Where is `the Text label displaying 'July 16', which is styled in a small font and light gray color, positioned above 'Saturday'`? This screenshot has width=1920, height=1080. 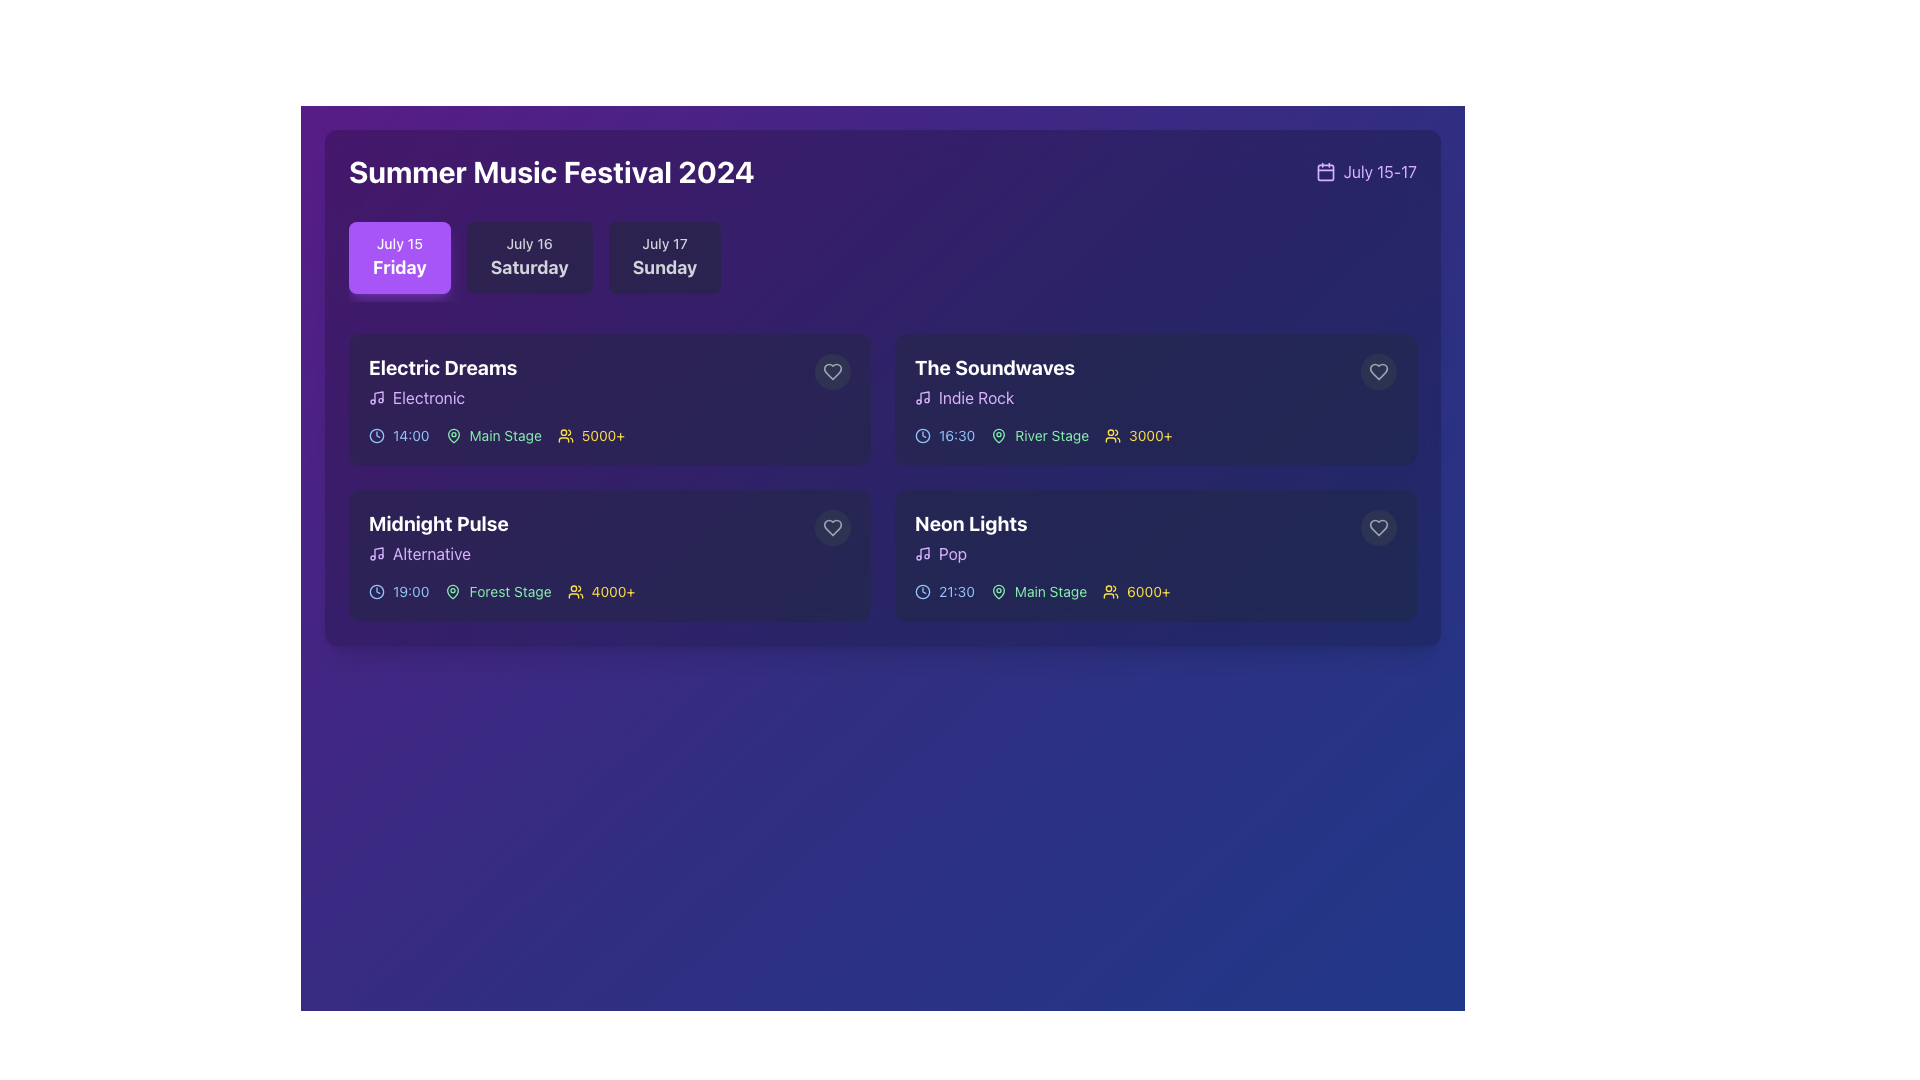 the Text label displaying 'July 16', which is styled in a small font and light gray color, positioned above 'Saturday' is located at coordinates (529, 242).